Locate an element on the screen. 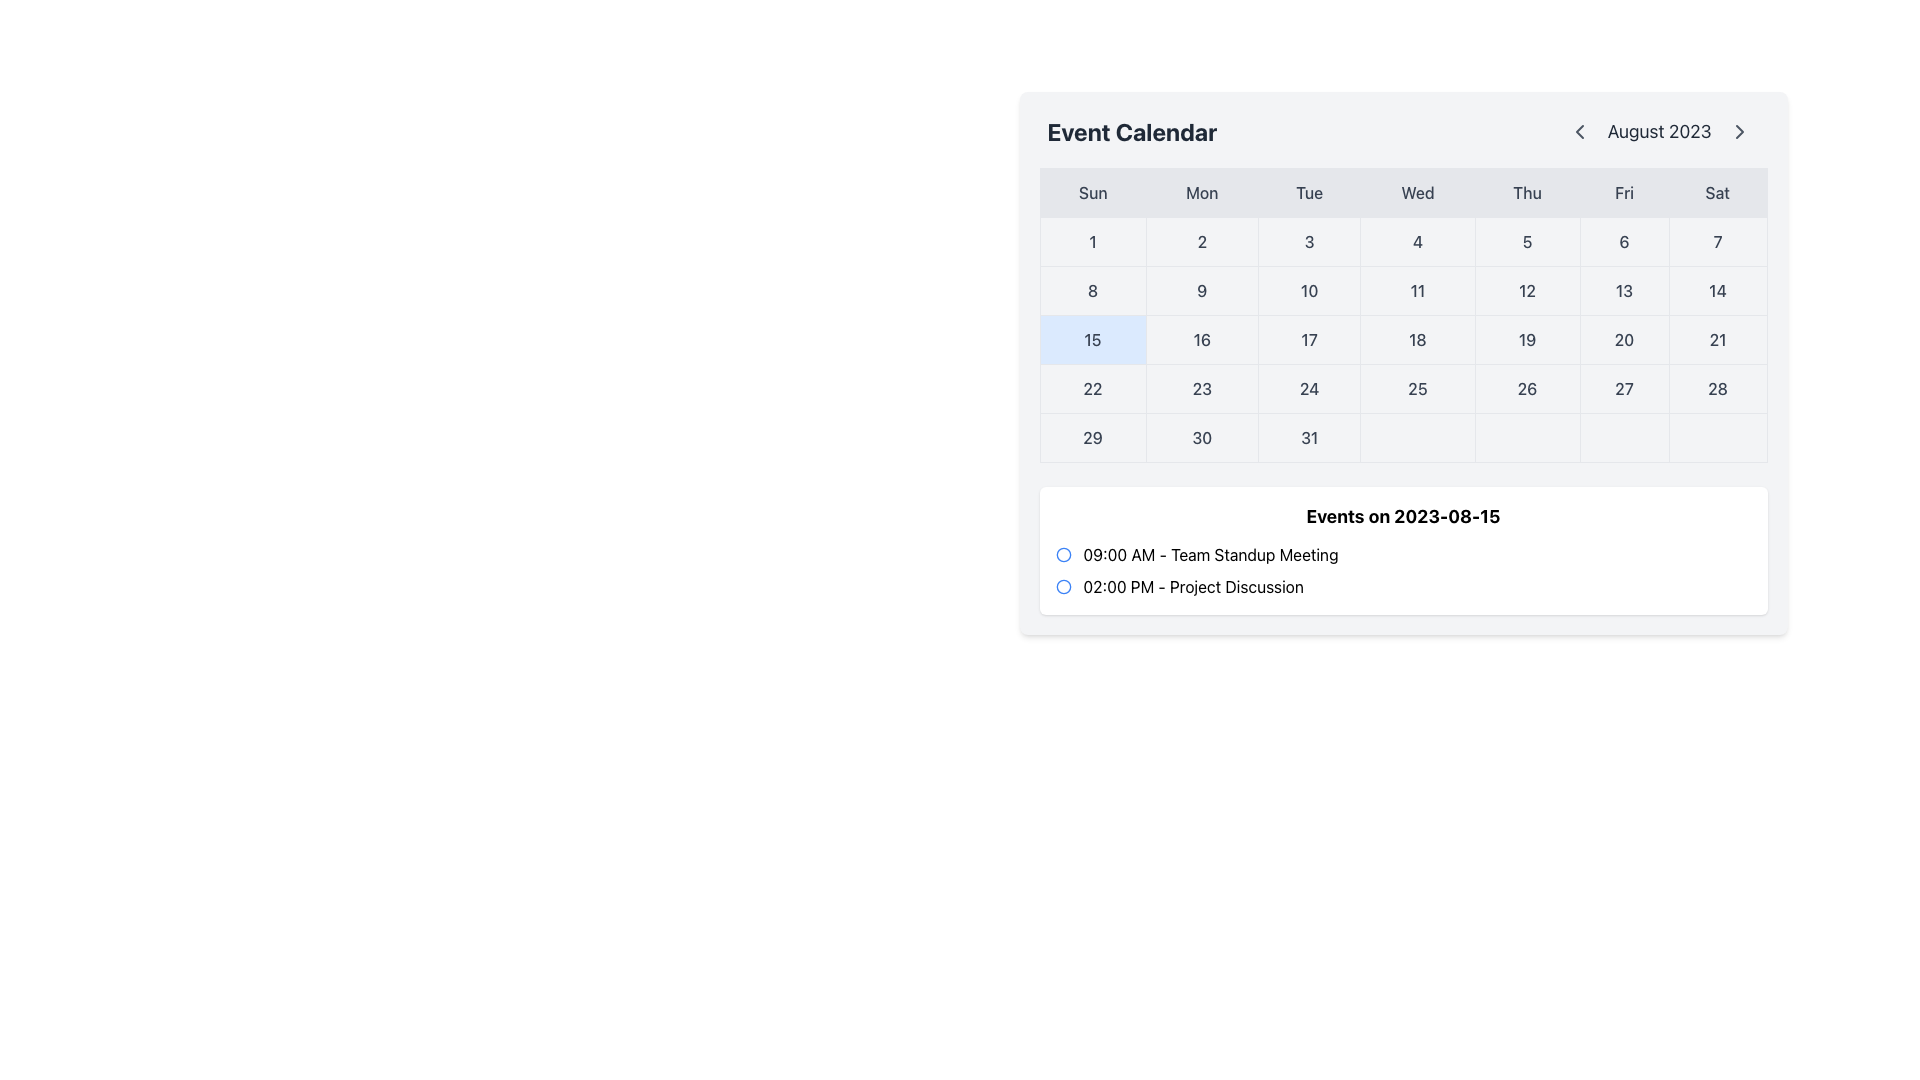 The width and height of the screenshot is (1920, 1080). the Day entry element displaying the text '28' in the calendar grid is located at coordinates (1717, 389).